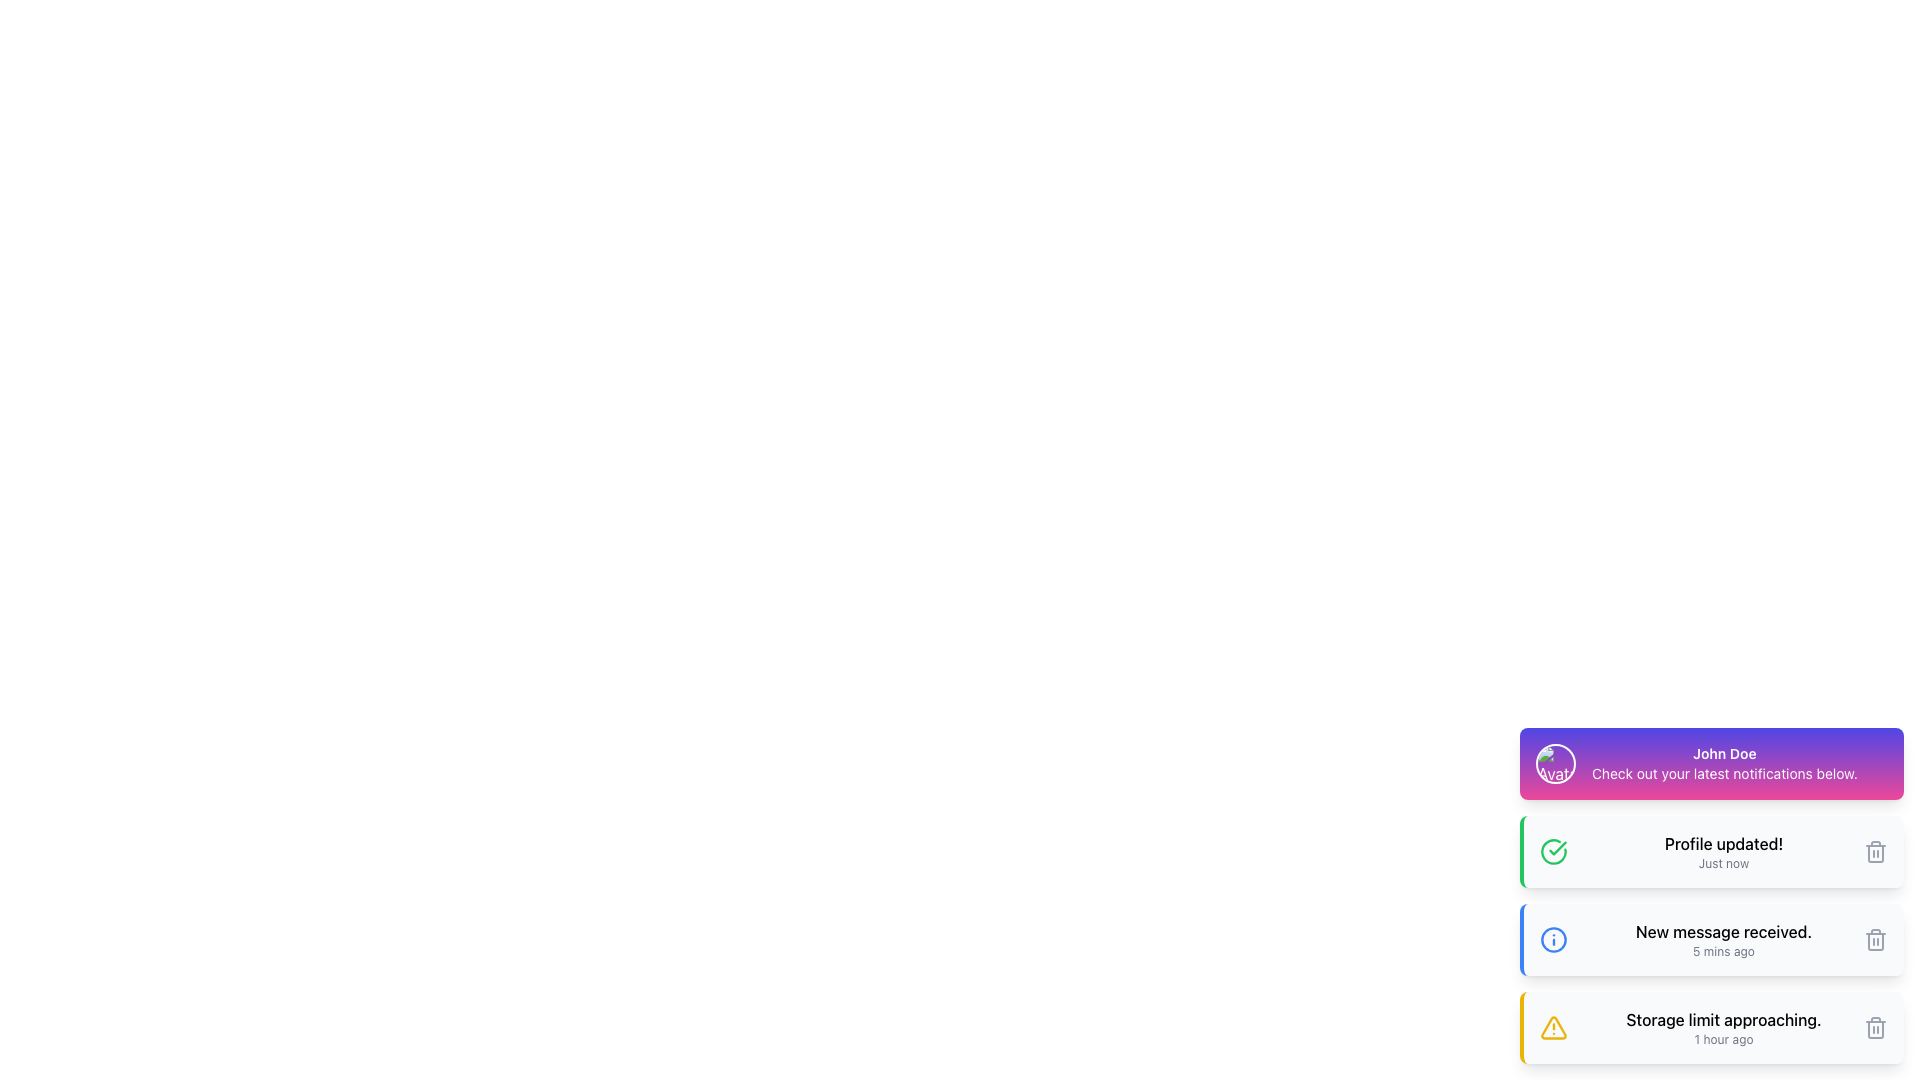 This screenshot has width=1920, height=1080. Describe the element at coordinates (1875, 852) in the screenshot. I see `the delete icon button located in the top-right corner of the 'Profile updated!' notification card` at that location.